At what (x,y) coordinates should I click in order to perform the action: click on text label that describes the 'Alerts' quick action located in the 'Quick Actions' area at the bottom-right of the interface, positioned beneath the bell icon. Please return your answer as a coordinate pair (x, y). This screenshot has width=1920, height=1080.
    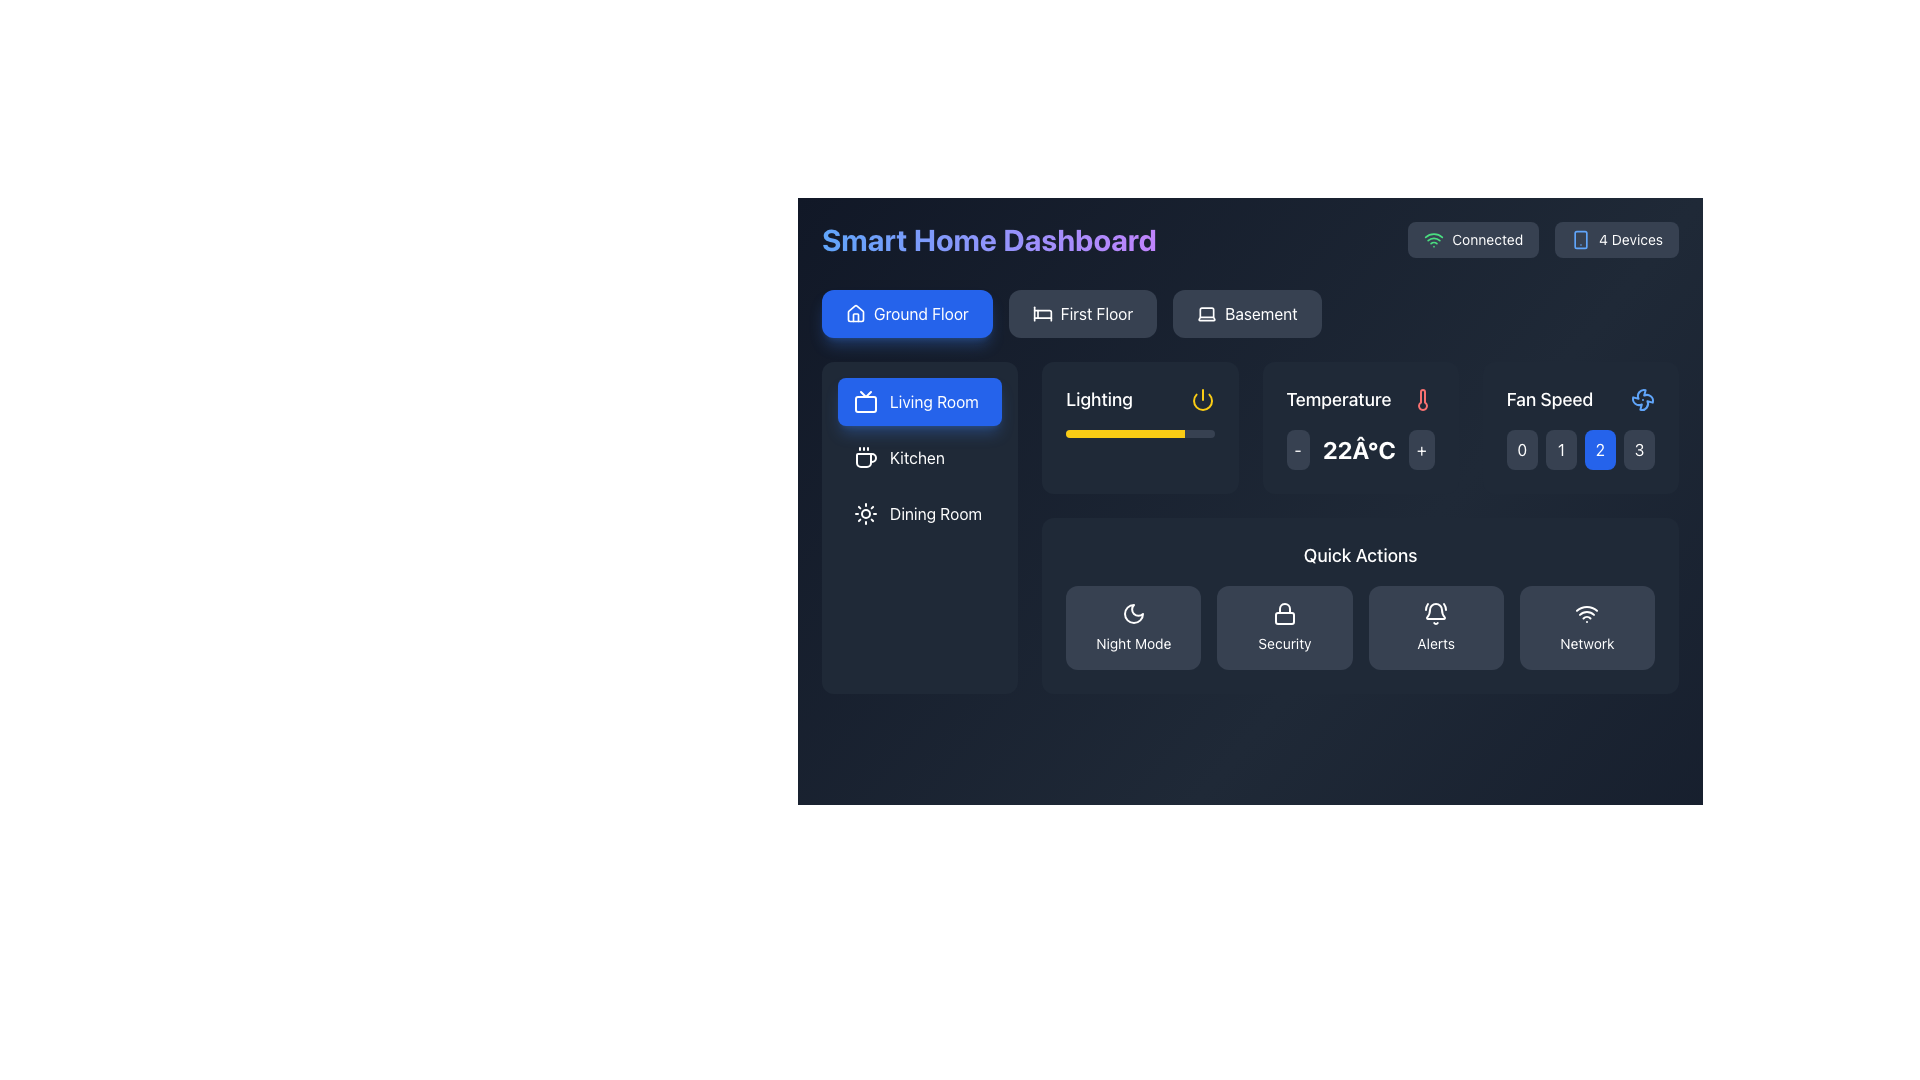
    Looking at the image, I should click on (1435, 644).